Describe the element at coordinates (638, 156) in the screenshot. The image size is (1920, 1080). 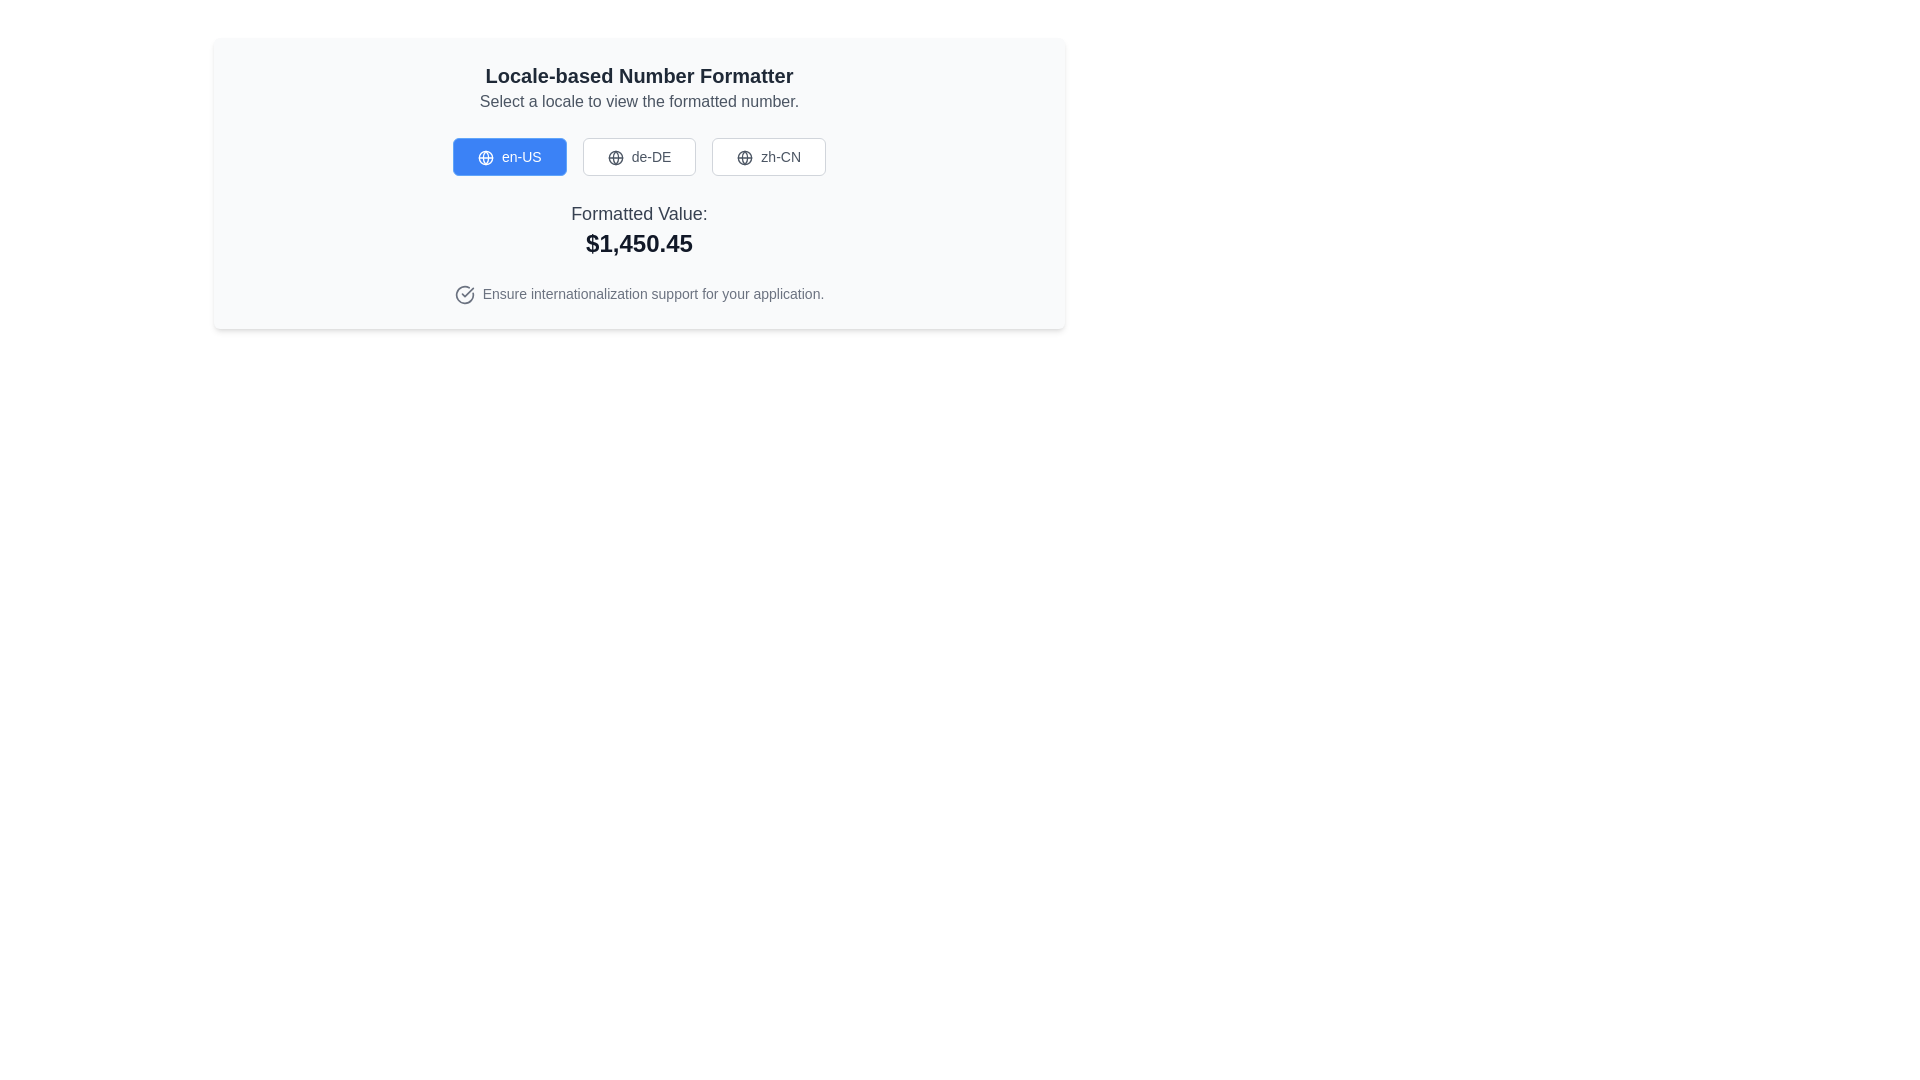
I see `the second button in the group that selects the German (Germany) locale 'de-DE'` at that location.